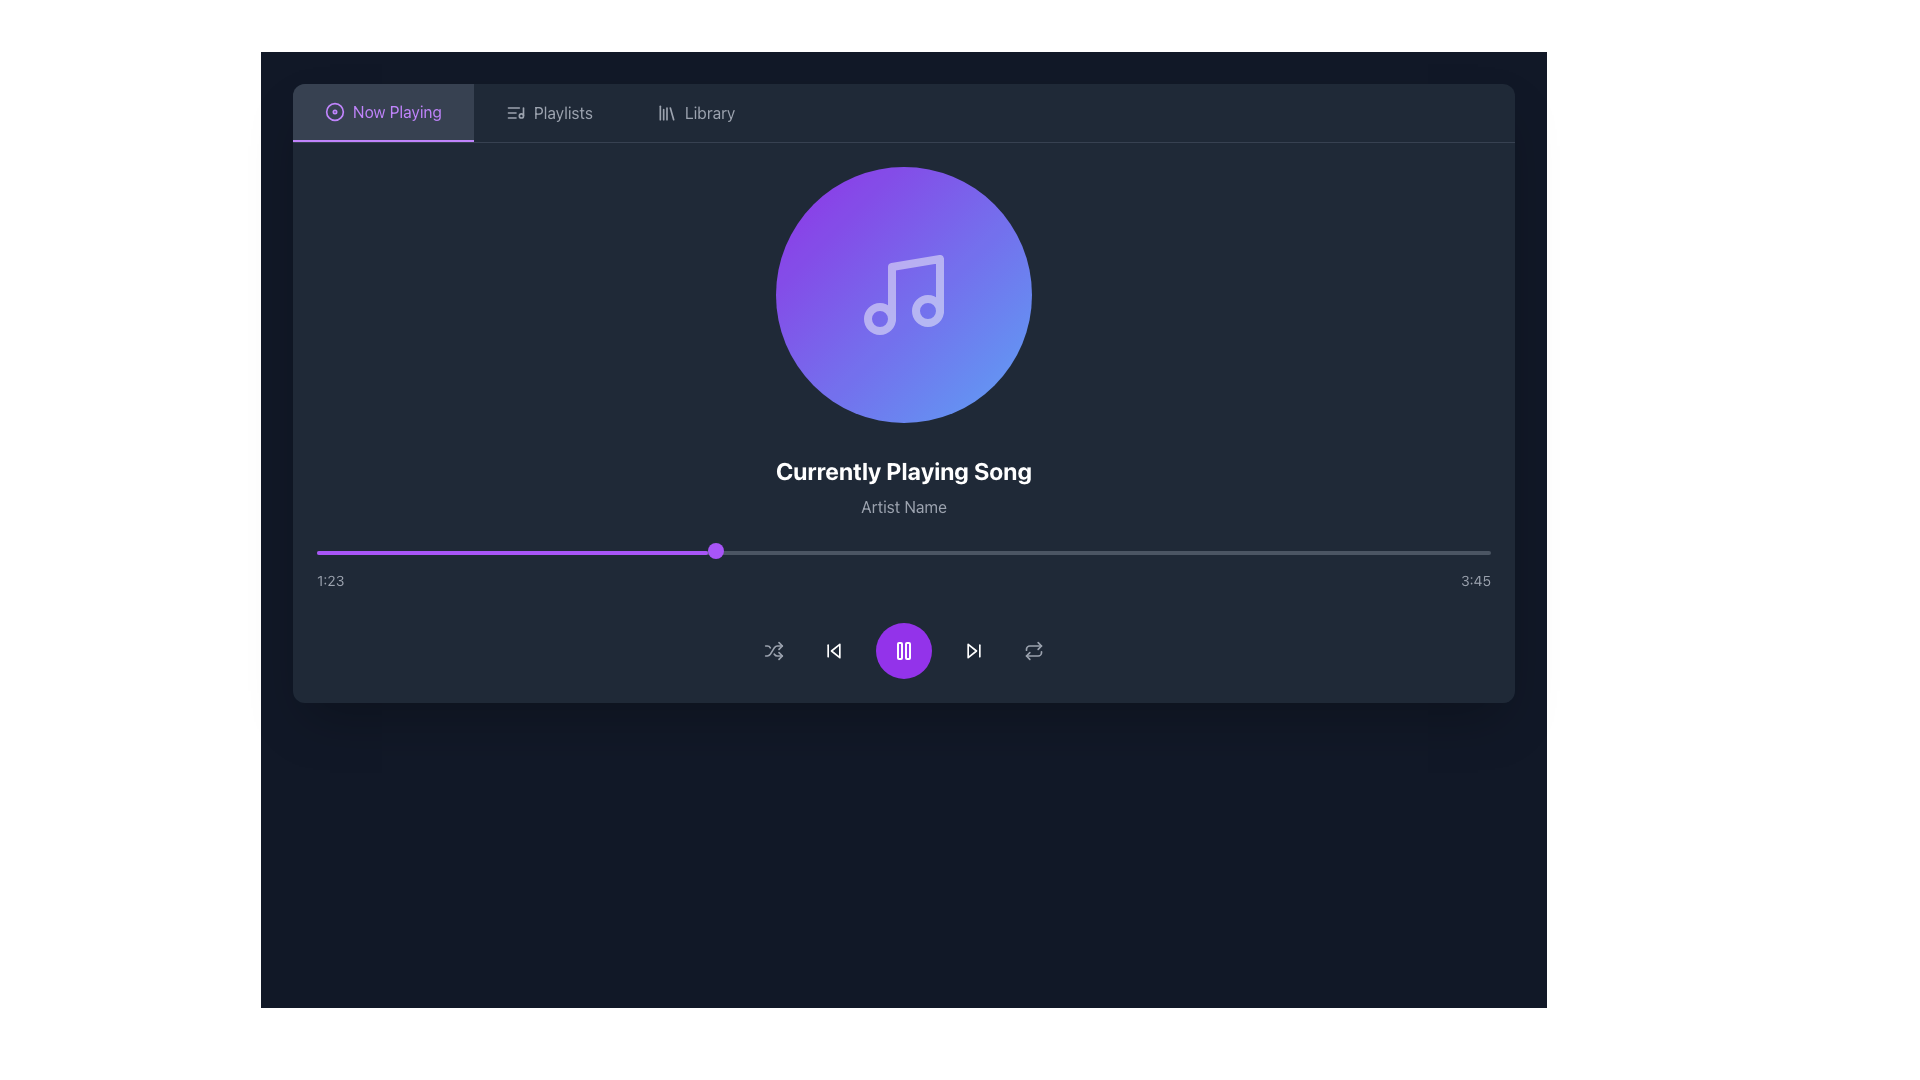  Describe the element at coordinates (397, 111) in the screenshot. I see `the text label indicating the current state, which is located to the right of a small circular icon in the top left of the interface` at that location.